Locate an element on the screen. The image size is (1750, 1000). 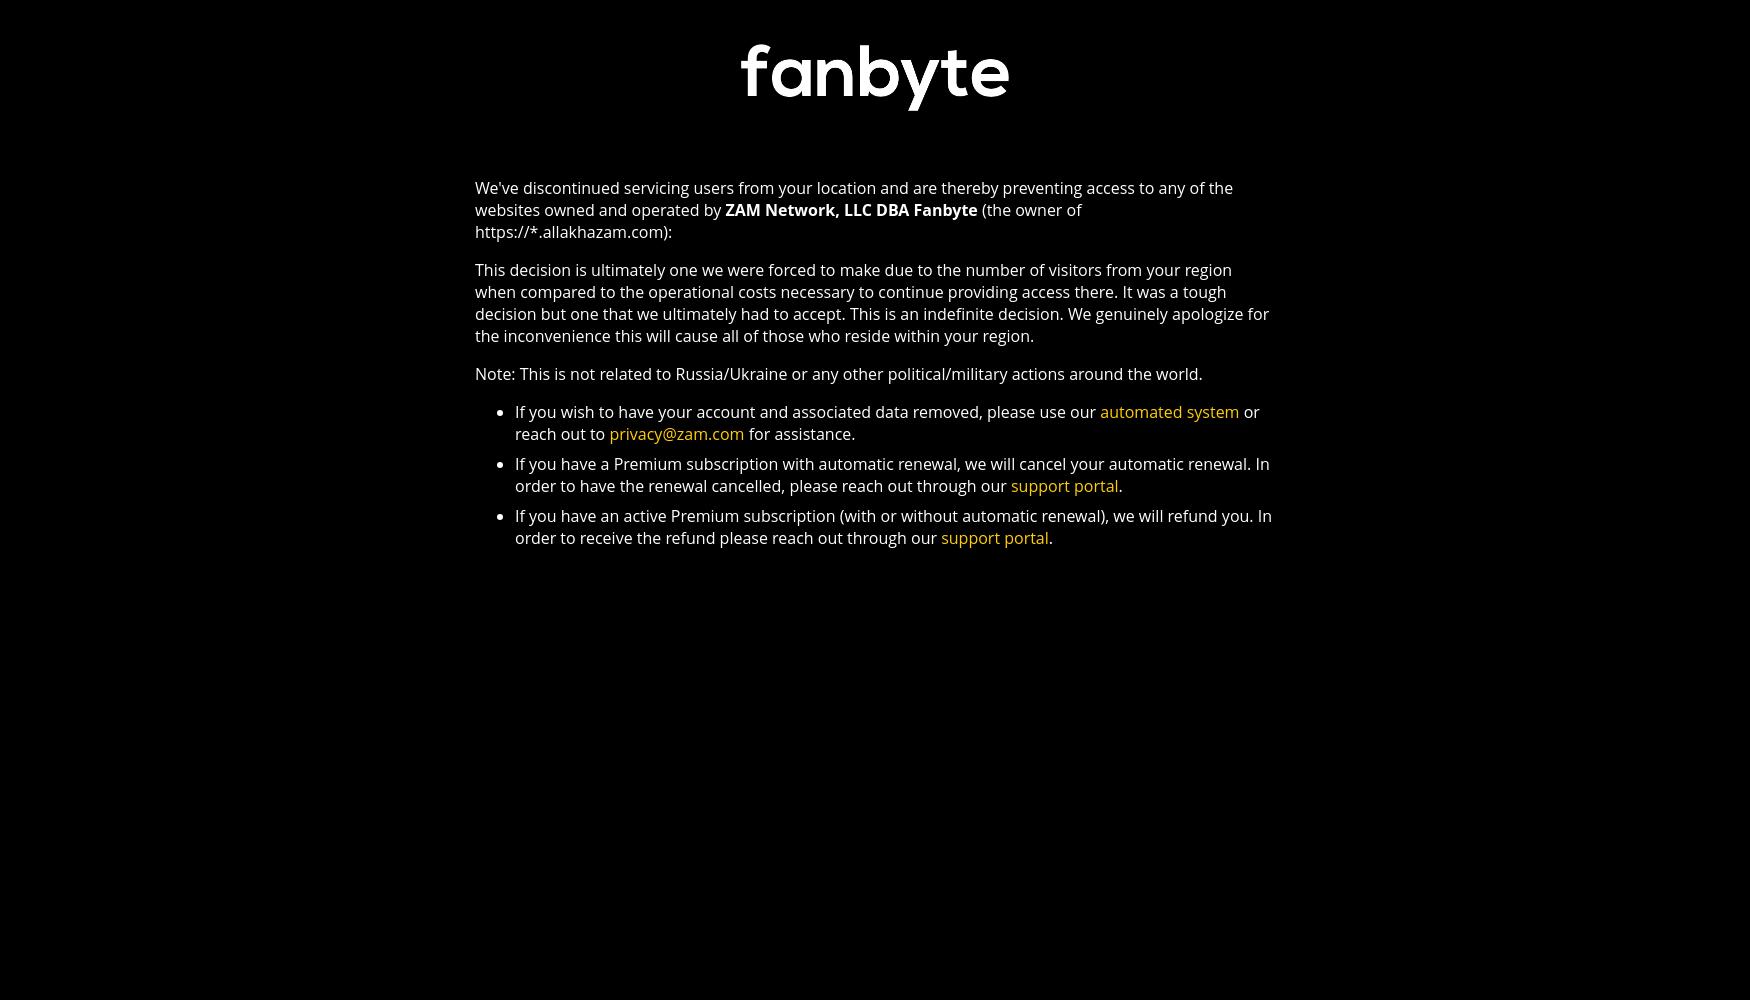
'If you have an active Premium subscription (with or without automatic renewal), we will refund you. In order to receive the refund please reach out through our' is located at coordinates (892, 526).